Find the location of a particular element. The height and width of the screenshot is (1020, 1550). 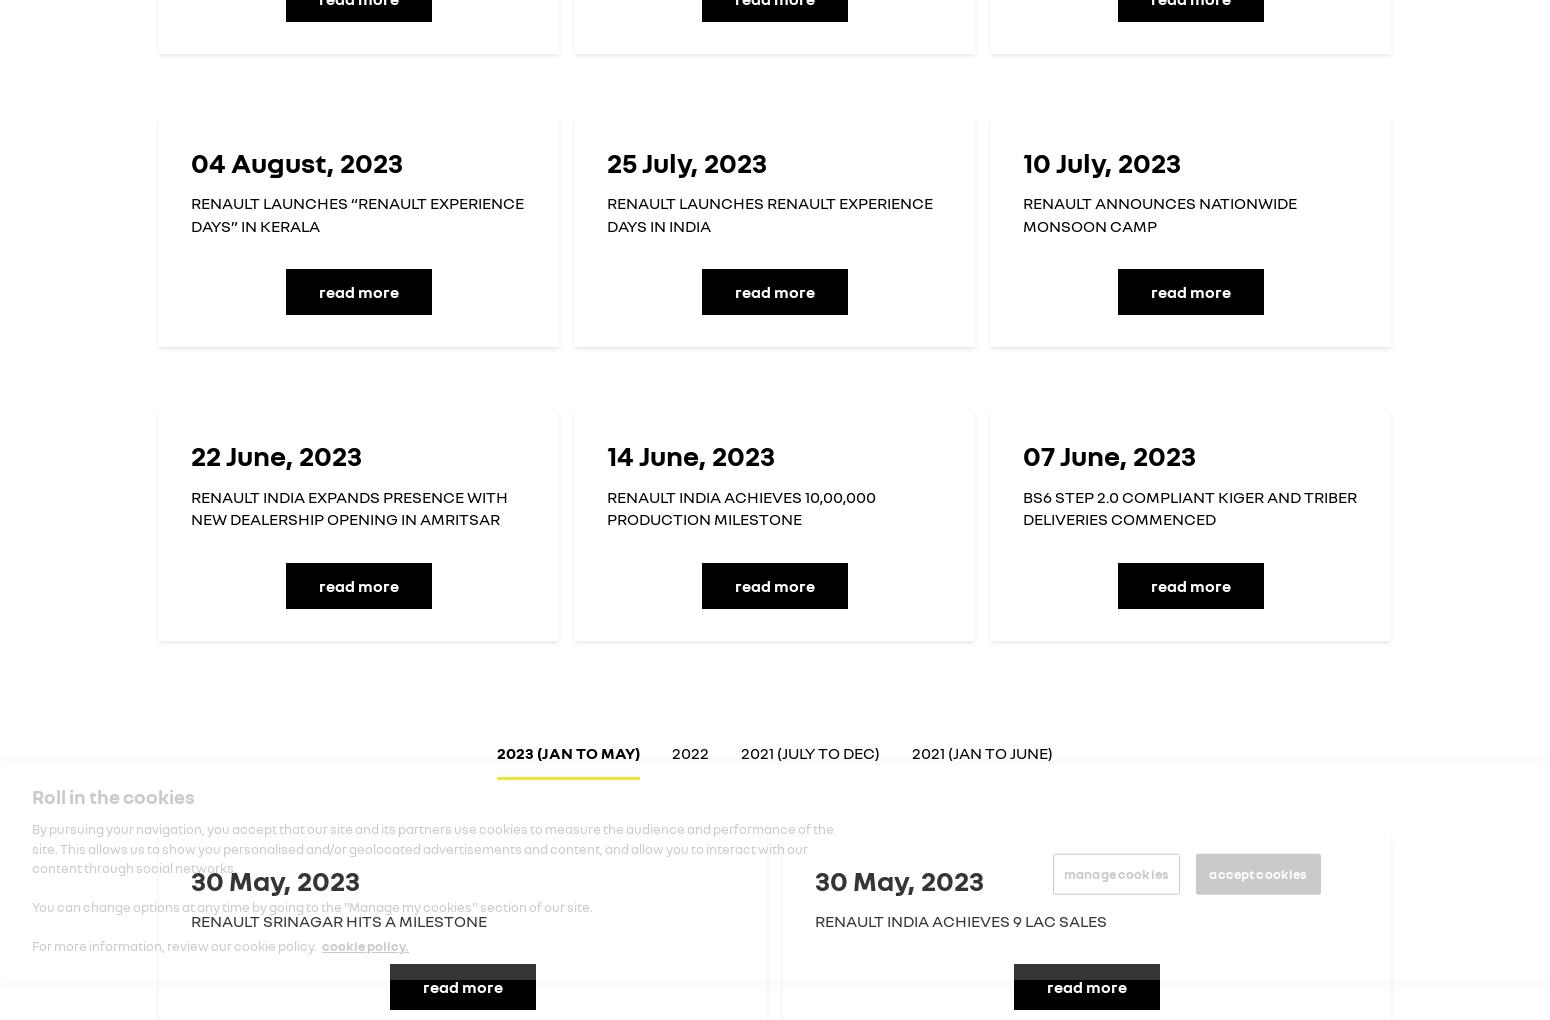

'22 June, 2023' is located at coordinates (276, 454).